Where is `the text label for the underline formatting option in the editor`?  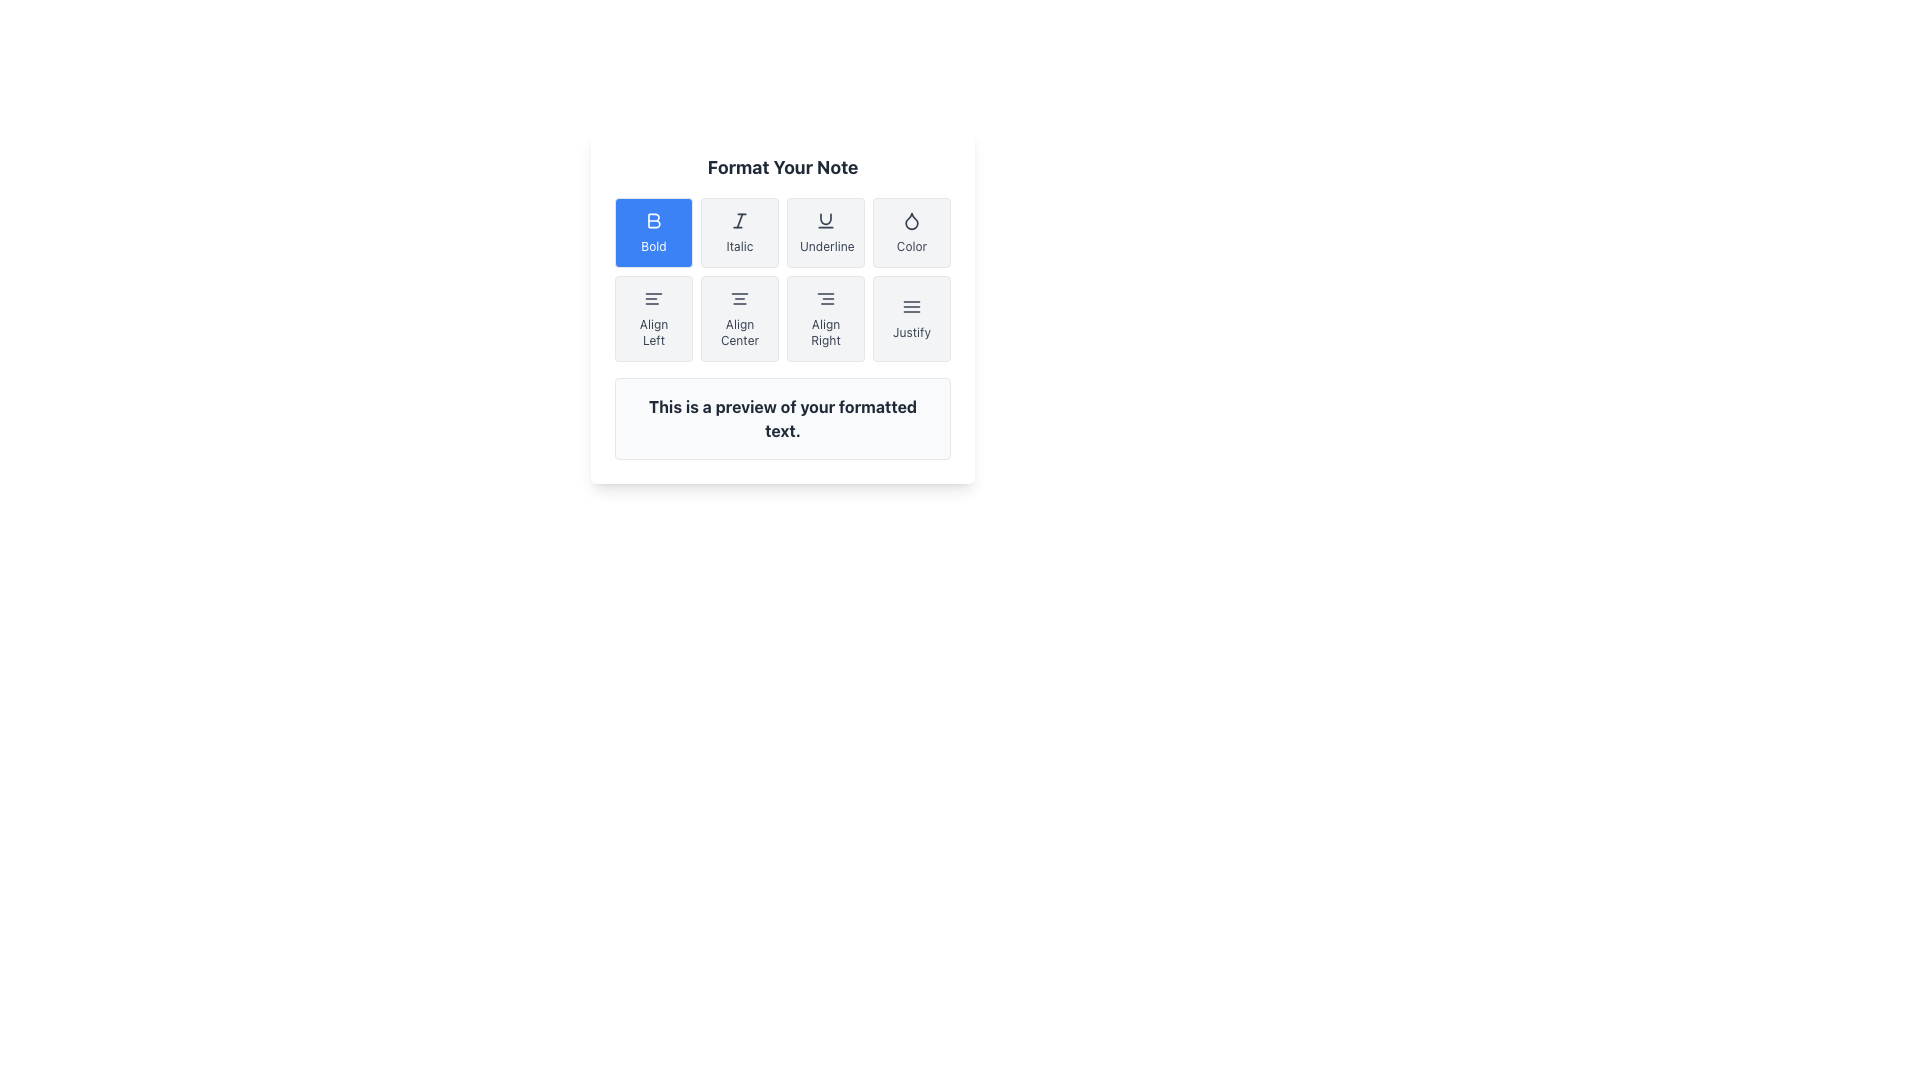 the text label for the underline formatting option in the editor is located at coordinates (825, 245).